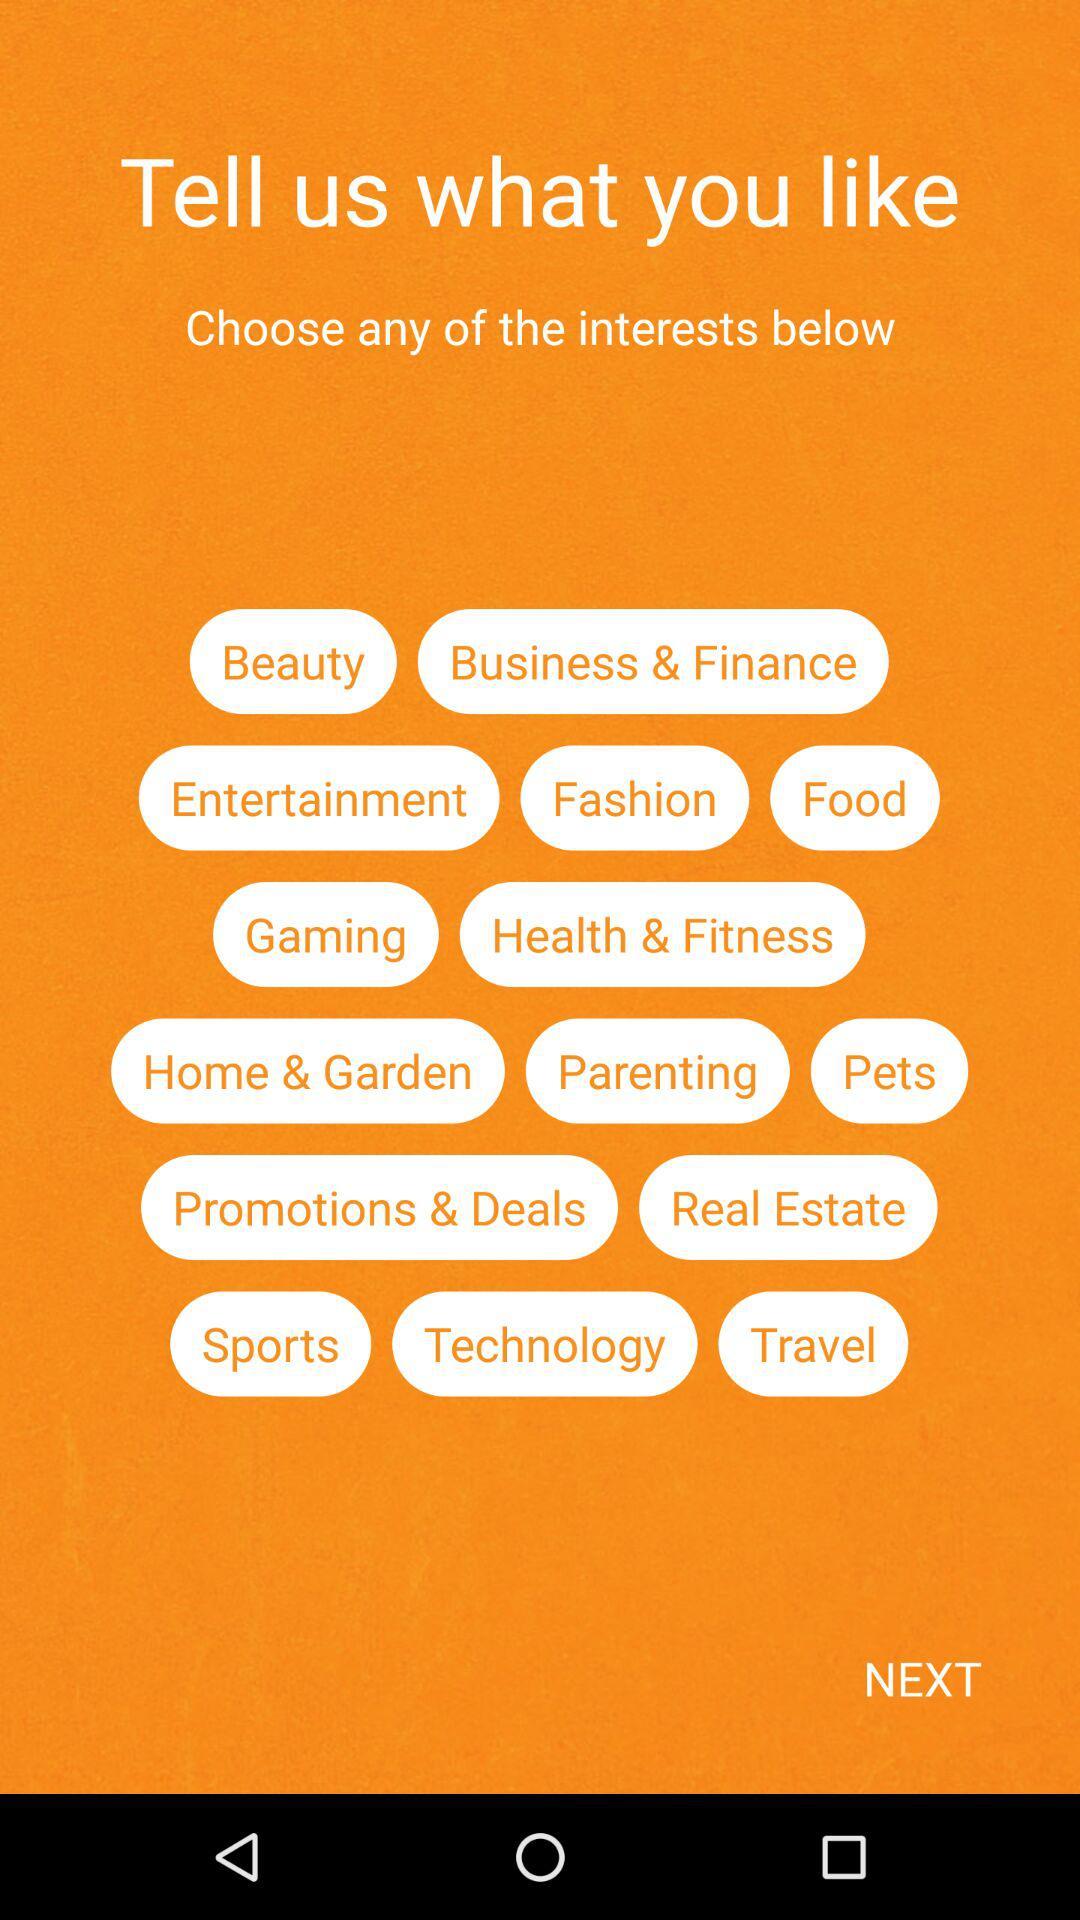  What do you see at coordinates (813, 1344) in the screenshot?
I see `item next to technology icon` at bounding box center [813, 1344].